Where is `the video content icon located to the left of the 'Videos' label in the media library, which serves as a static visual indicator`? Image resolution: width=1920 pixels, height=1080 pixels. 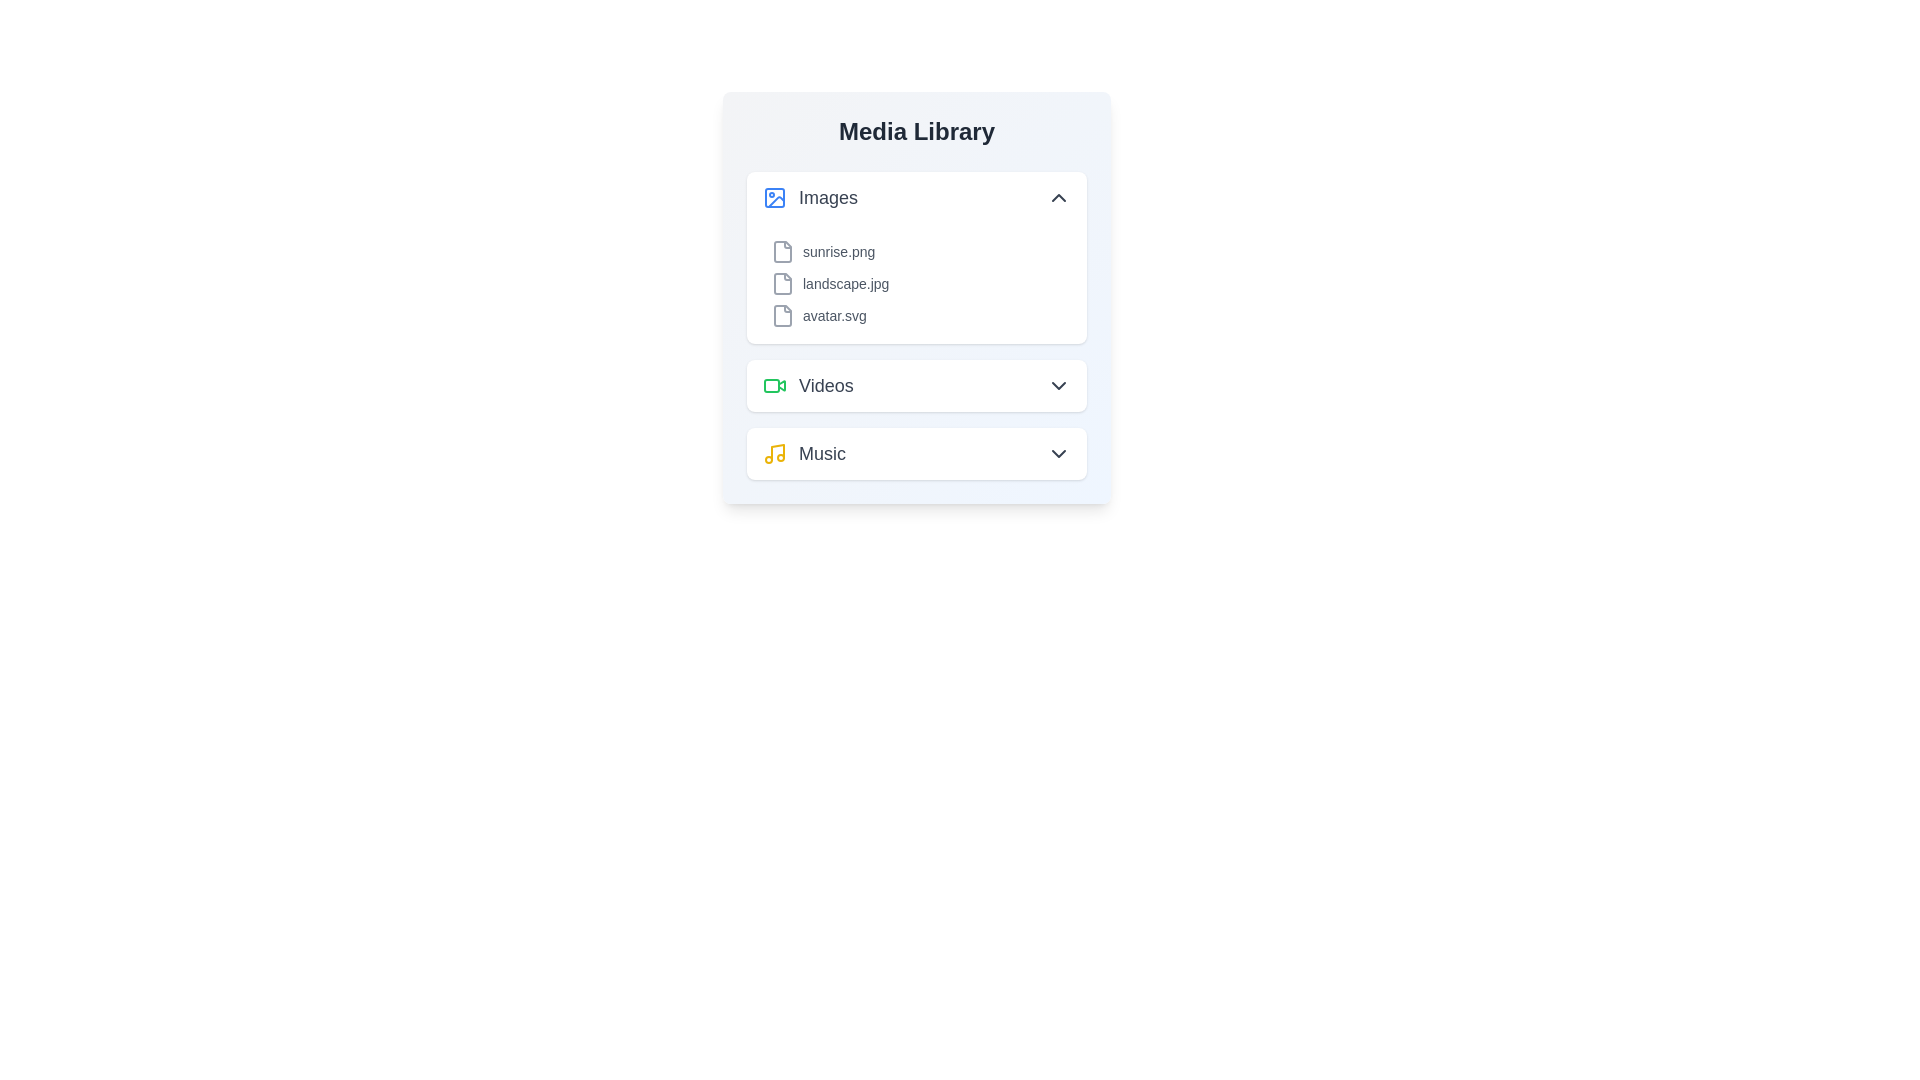 the video content icon located to the left of the 'Videos' label in the media library, which serves as a static visual indicator is located at coordinates (773, 385).